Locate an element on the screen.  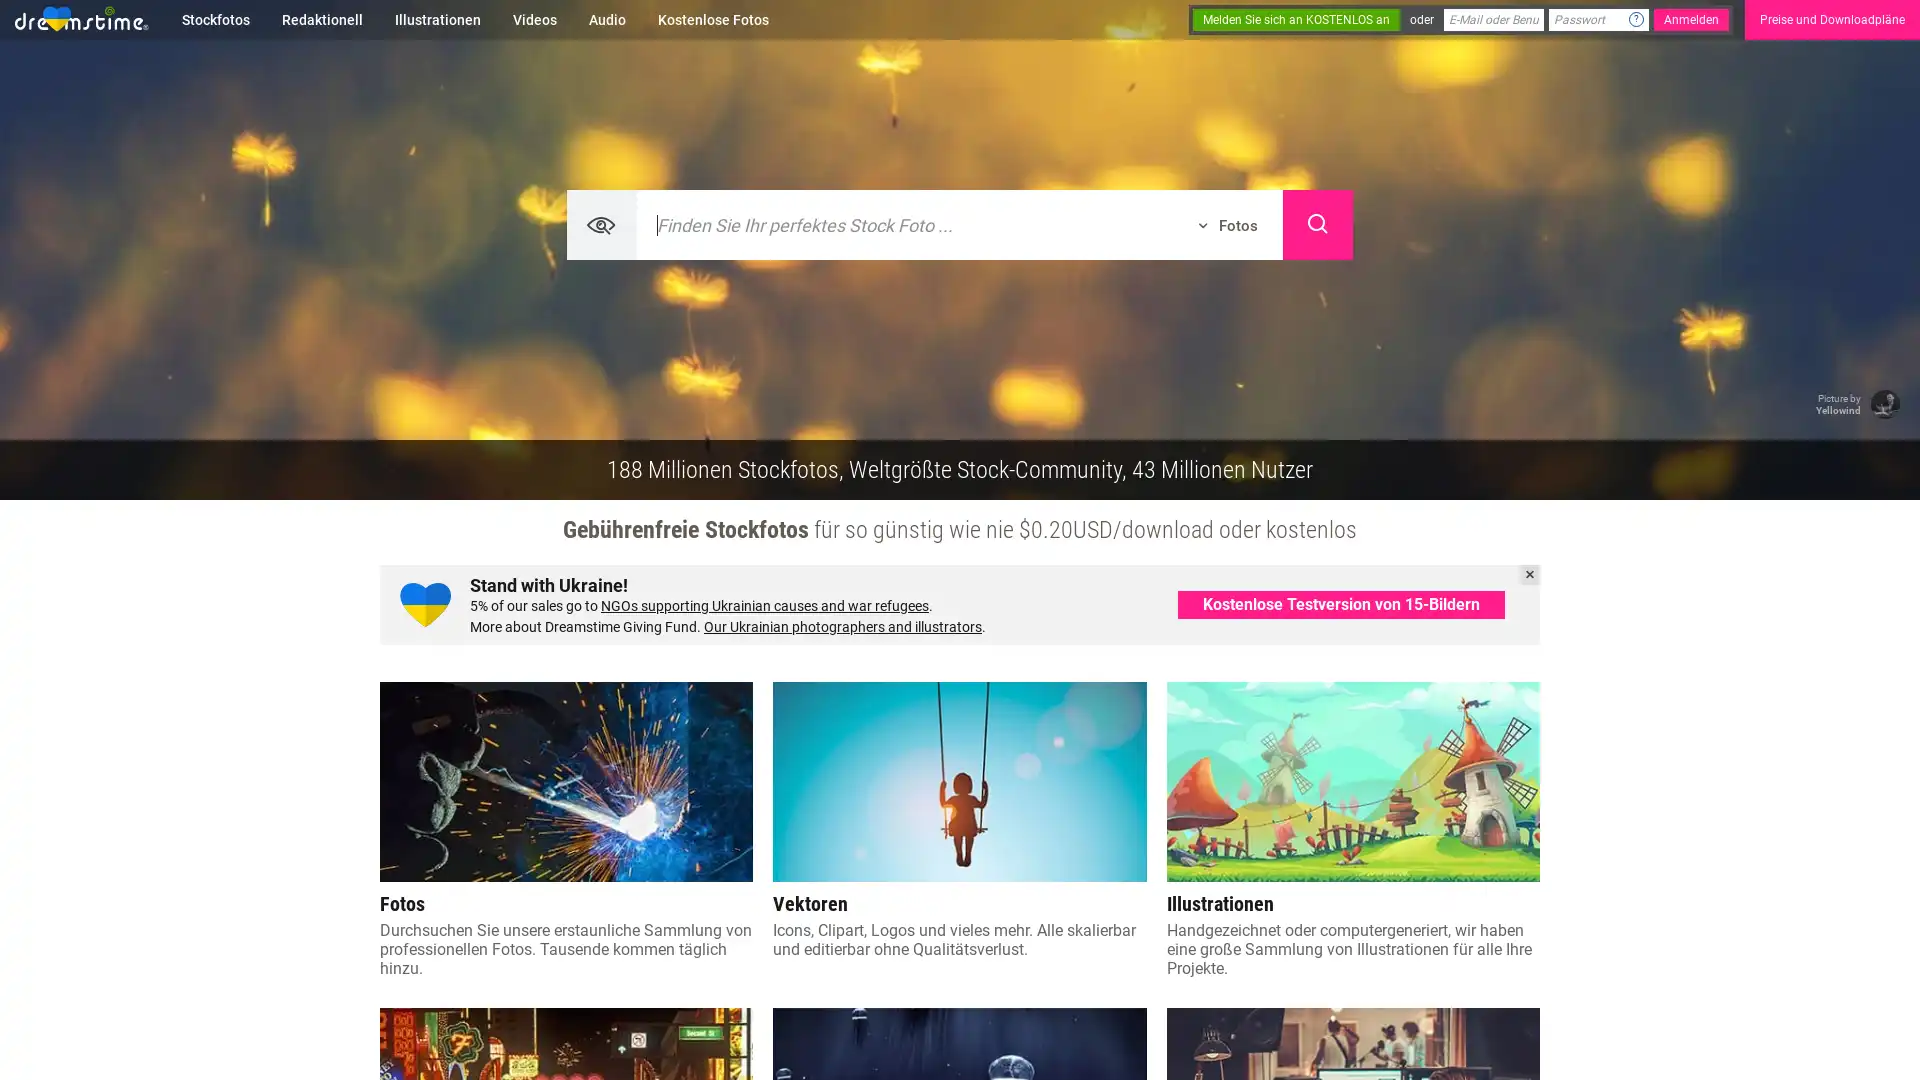
Search is located at coordinates (1318, 224).